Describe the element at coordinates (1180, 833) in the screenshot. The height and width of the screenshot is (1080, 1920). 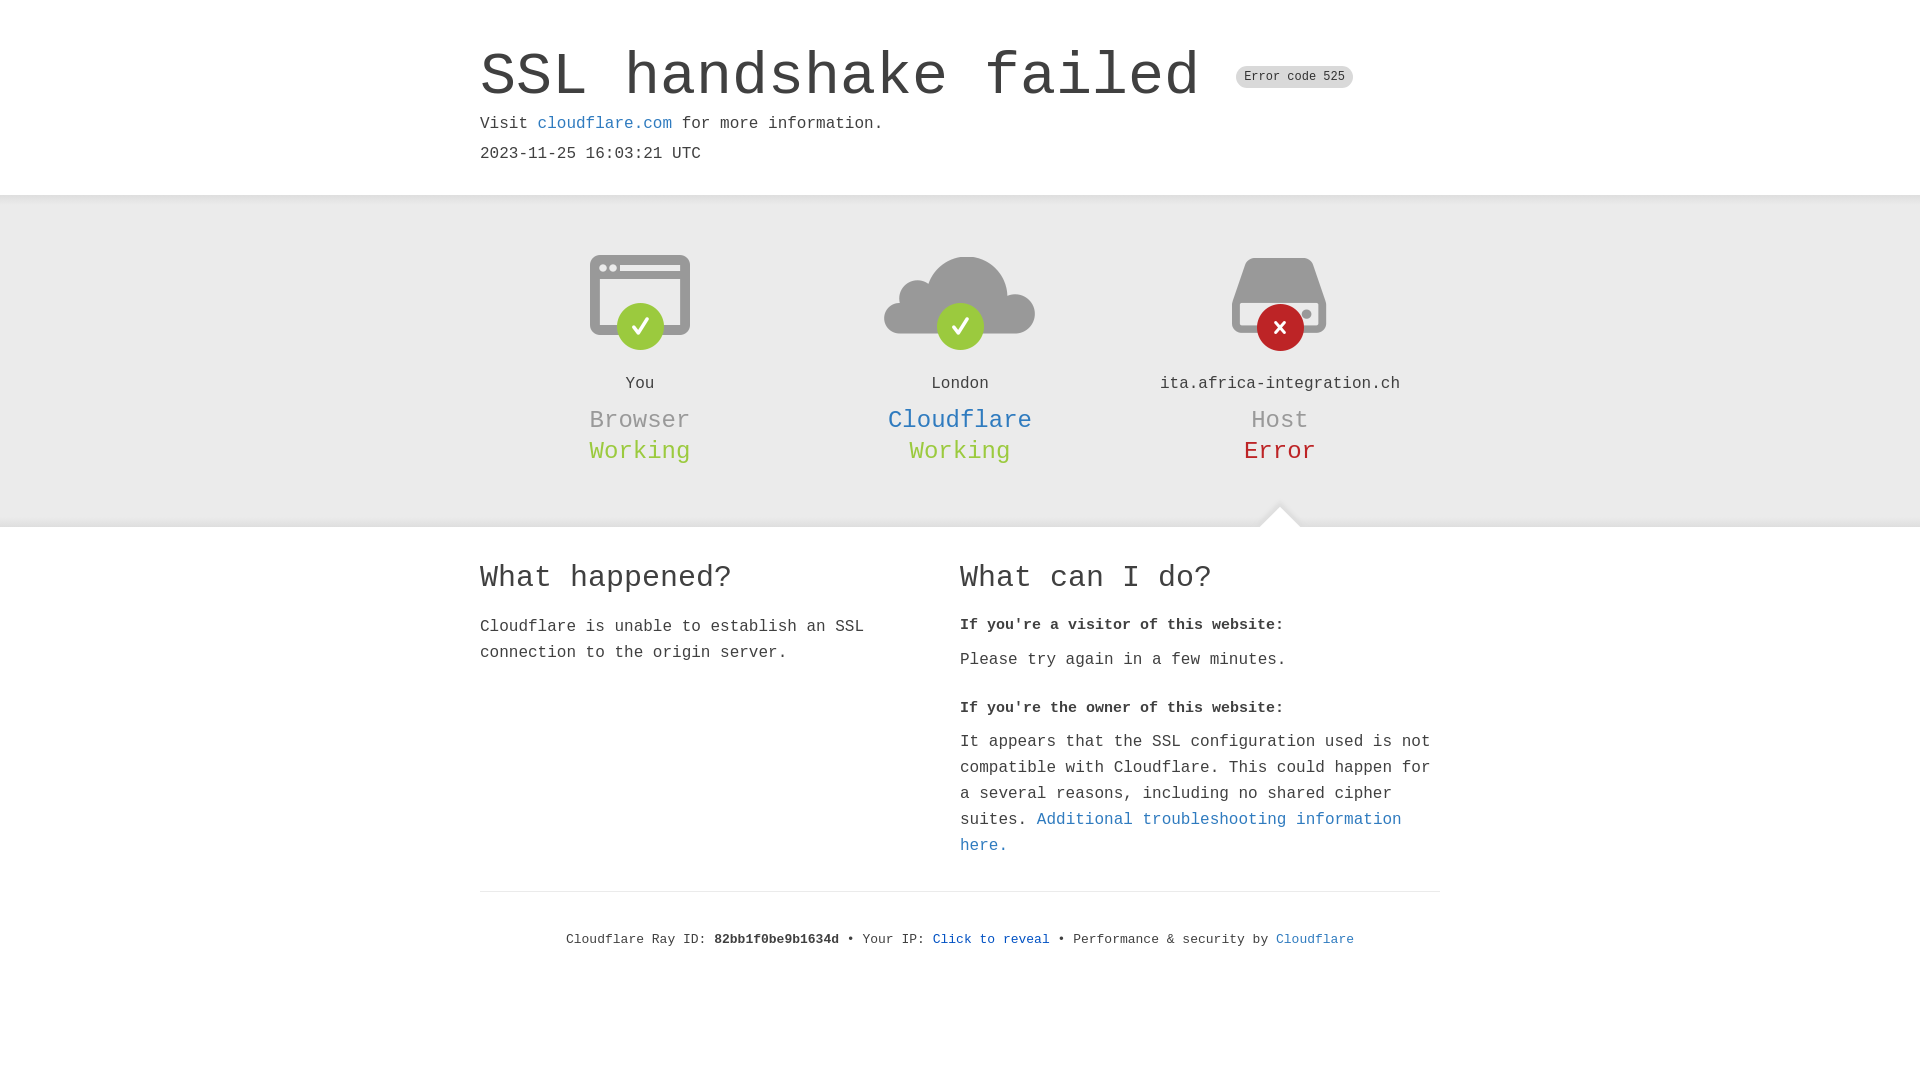
I see `'Additional troubleshooting information here.'` at that location.